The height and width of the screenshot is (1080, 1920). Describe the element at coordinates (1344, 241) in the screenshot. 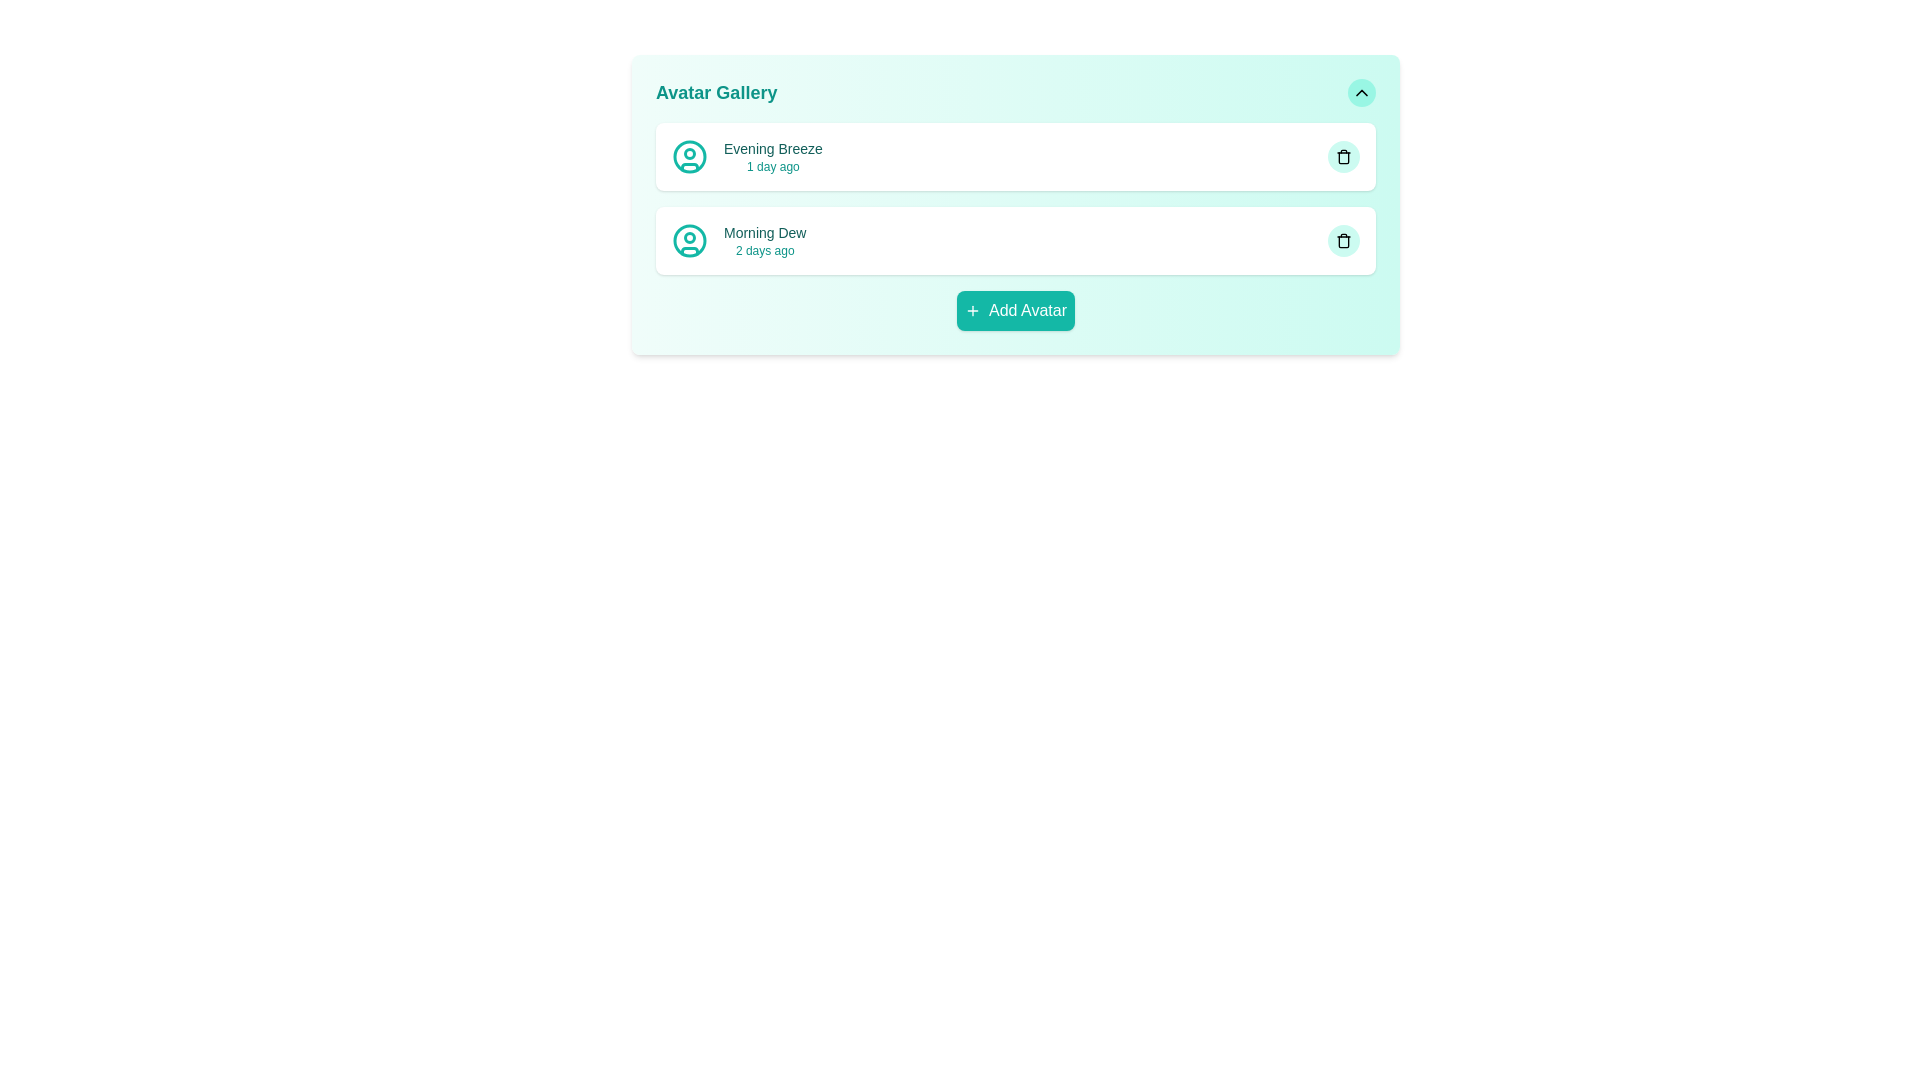

I see `the area surrounding the trash can icon` at that location.